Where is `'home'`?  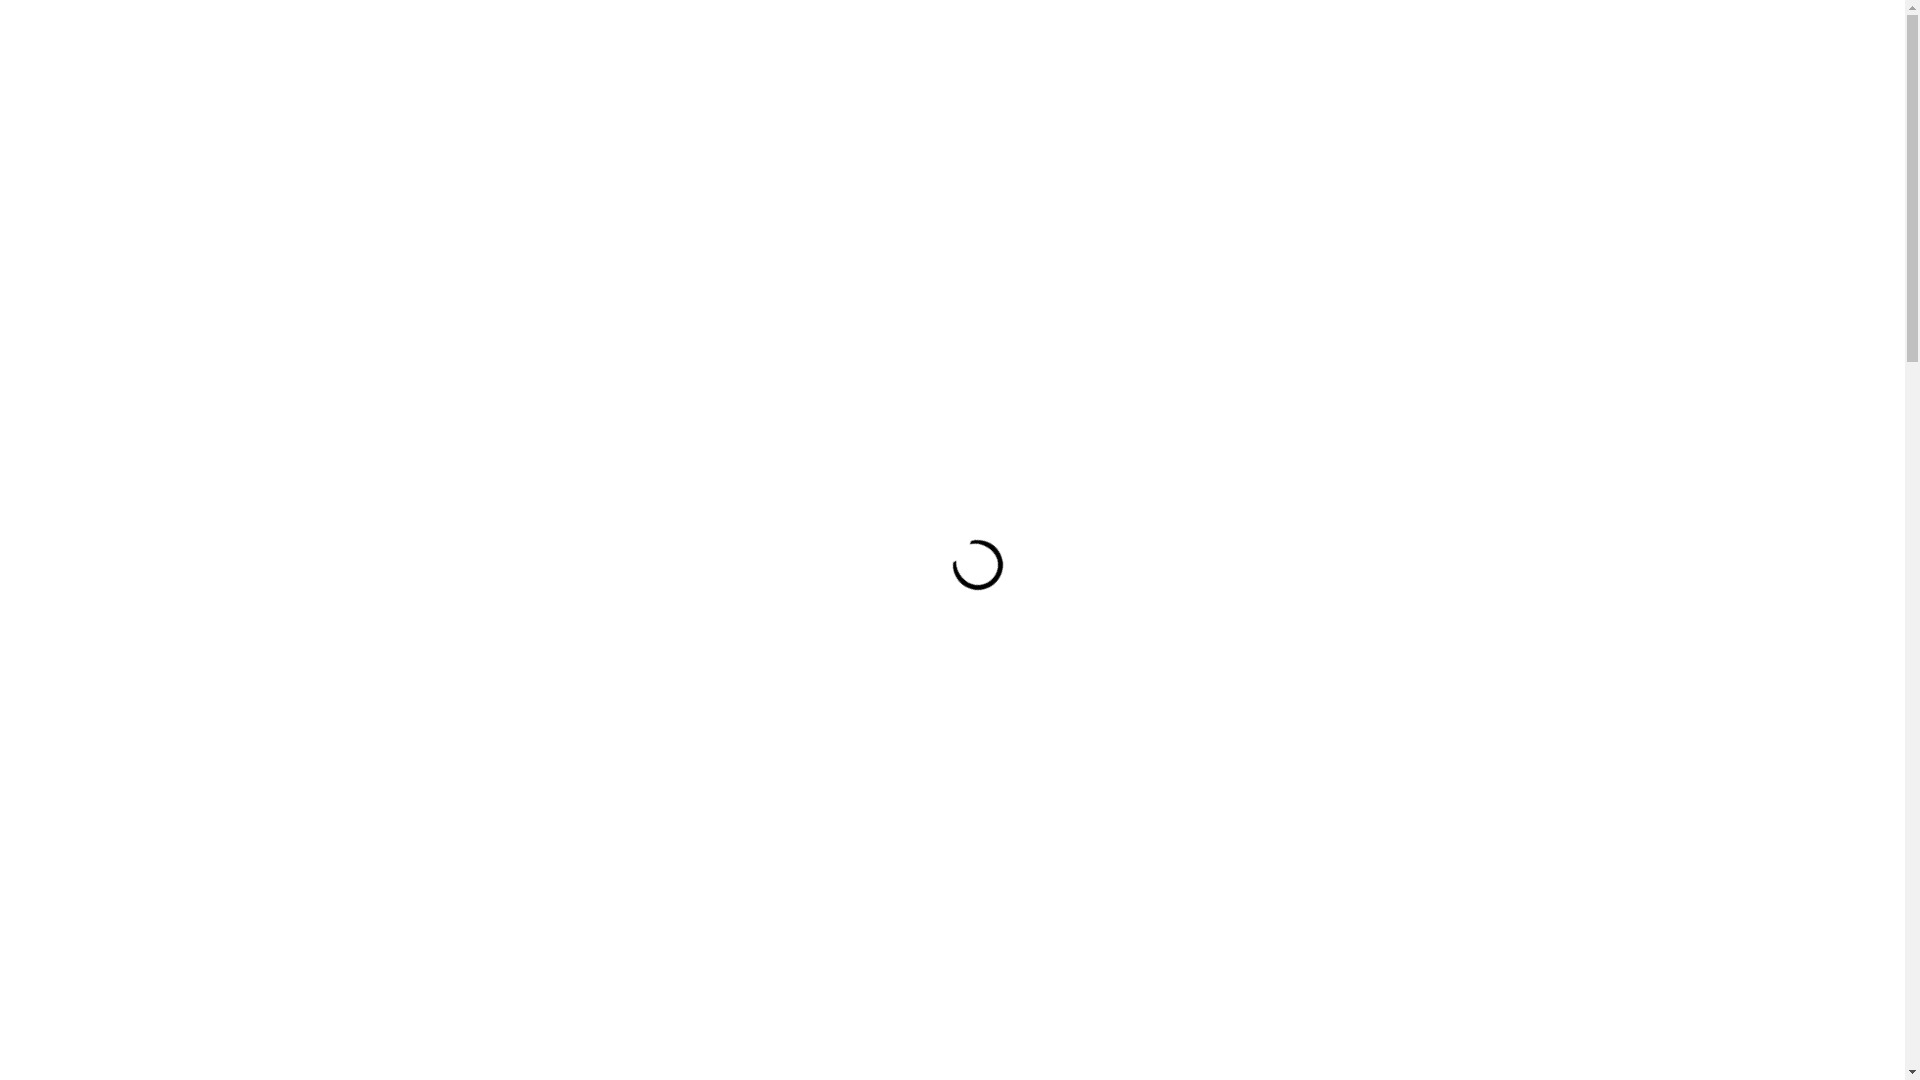
'home' is located at coordinates (401, 469).